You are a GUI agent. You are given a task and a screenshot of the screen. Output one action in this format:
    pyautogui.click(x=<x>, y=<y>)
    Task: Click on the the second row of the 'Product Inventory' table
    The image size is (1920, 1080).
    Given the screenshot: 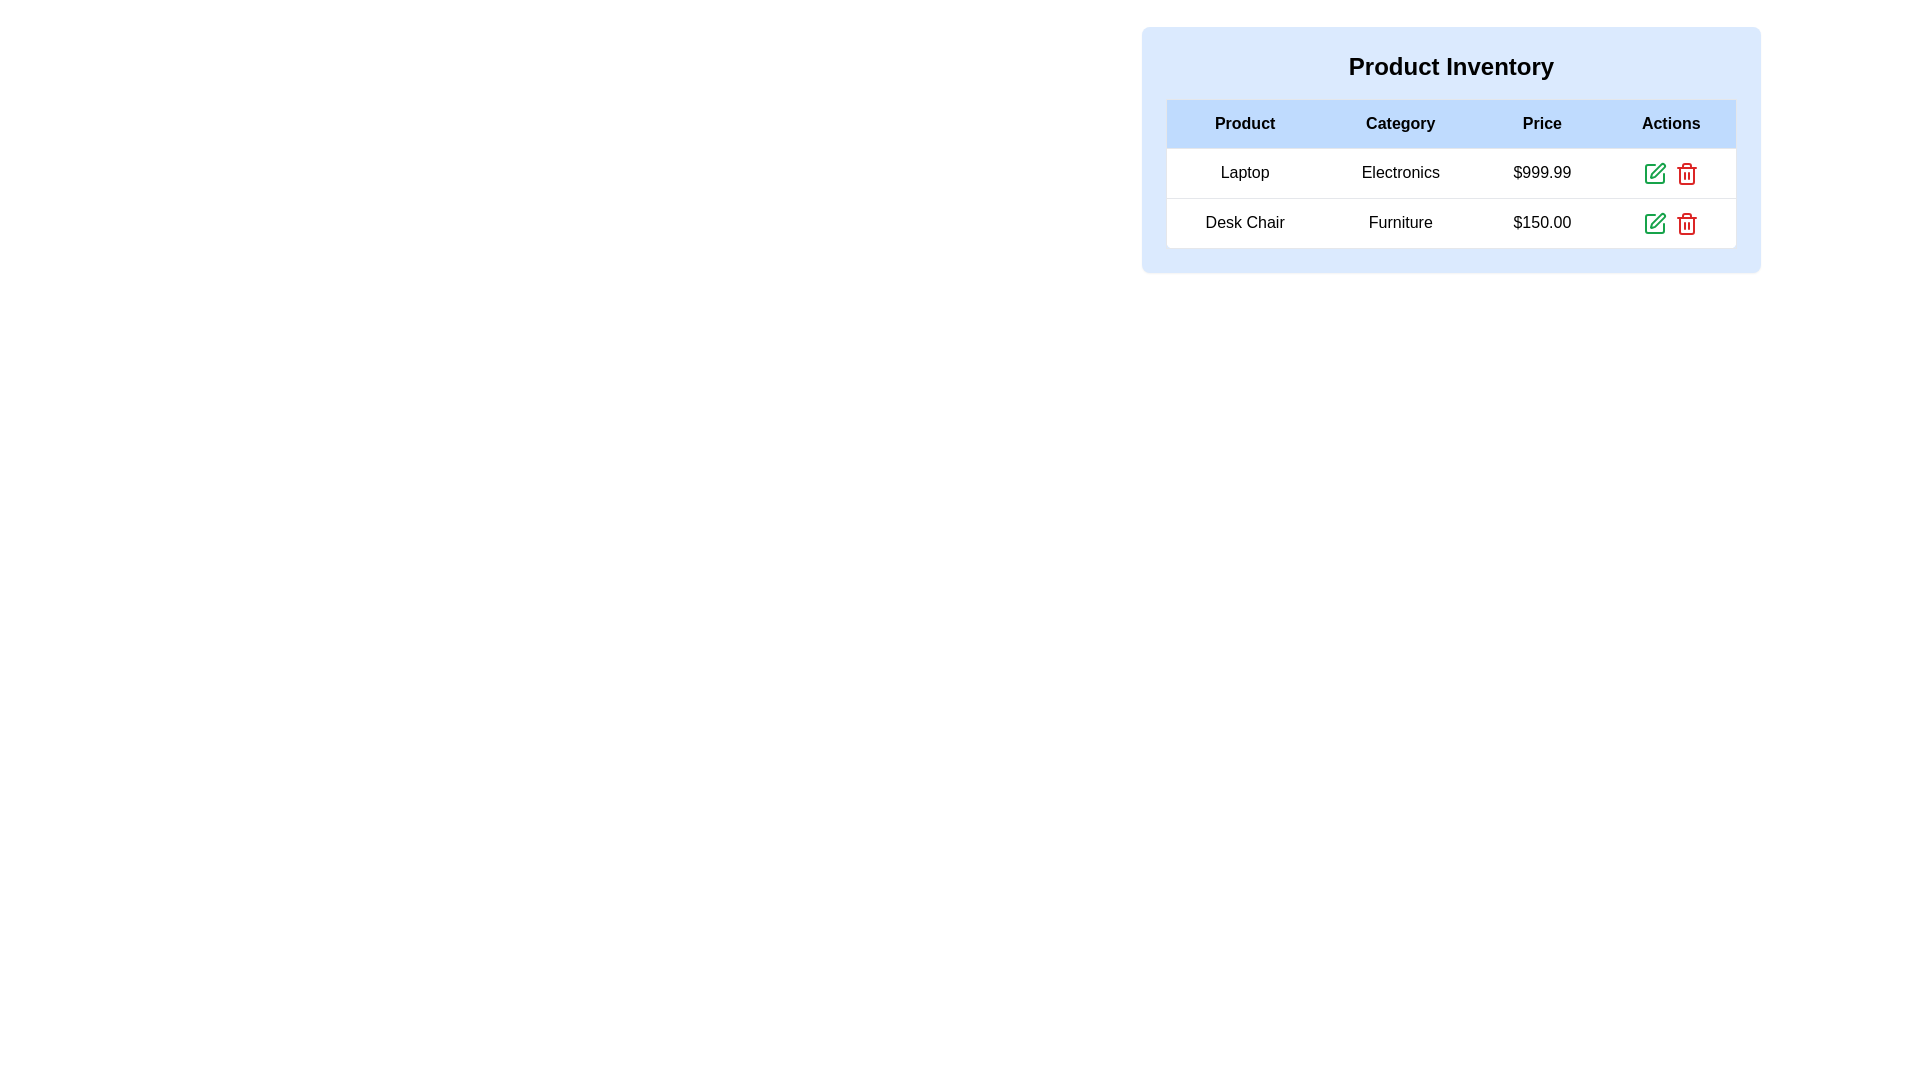 What is the action you would take?
    pyautogui.click(x=1451, y=223)
    